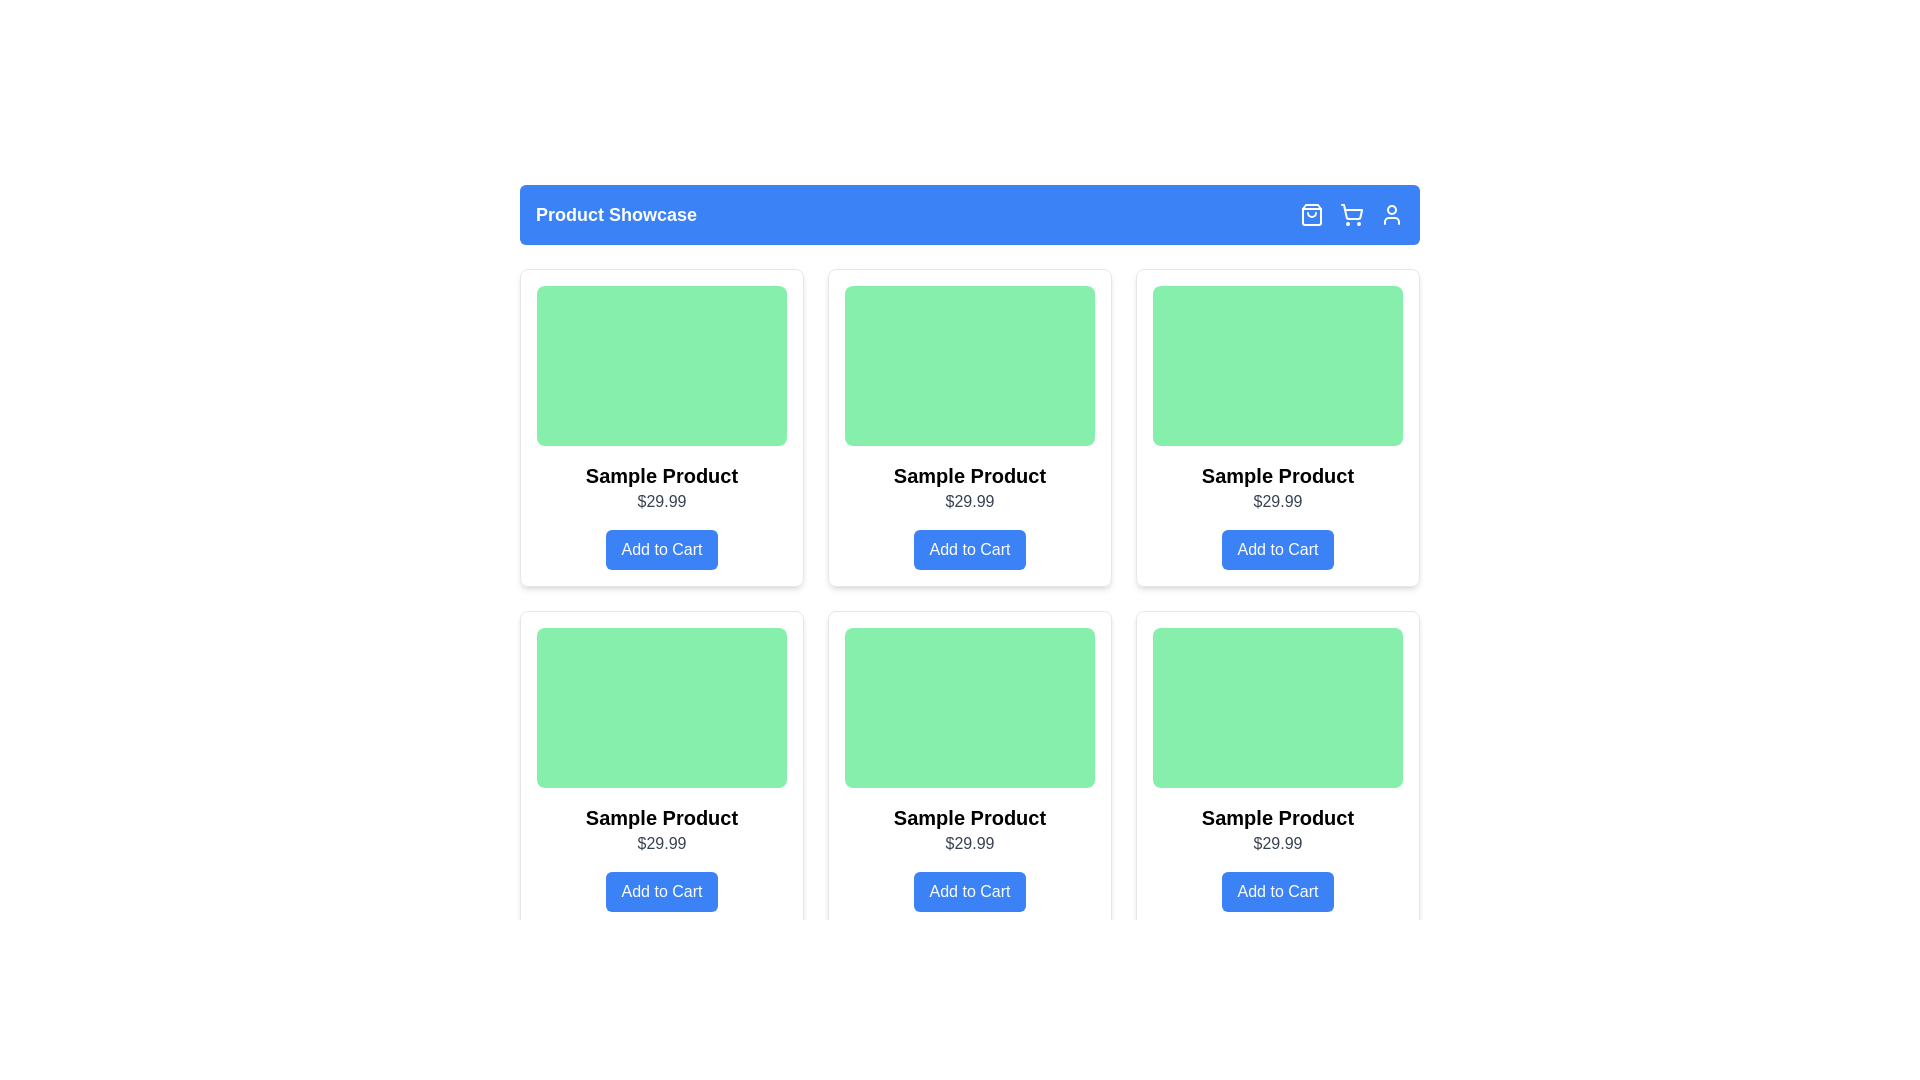 The width and height of the screenshot is (1920, 1080). What do you see at coordinates (662, 427) in the screenshot?
I see `product details of the top-left card in the product showcase grid, which includes an image placeholder, the text 'Sample Product', and a price label '$29.99', along with the 'Add to Cart' button` at bounding box center [662, 427].